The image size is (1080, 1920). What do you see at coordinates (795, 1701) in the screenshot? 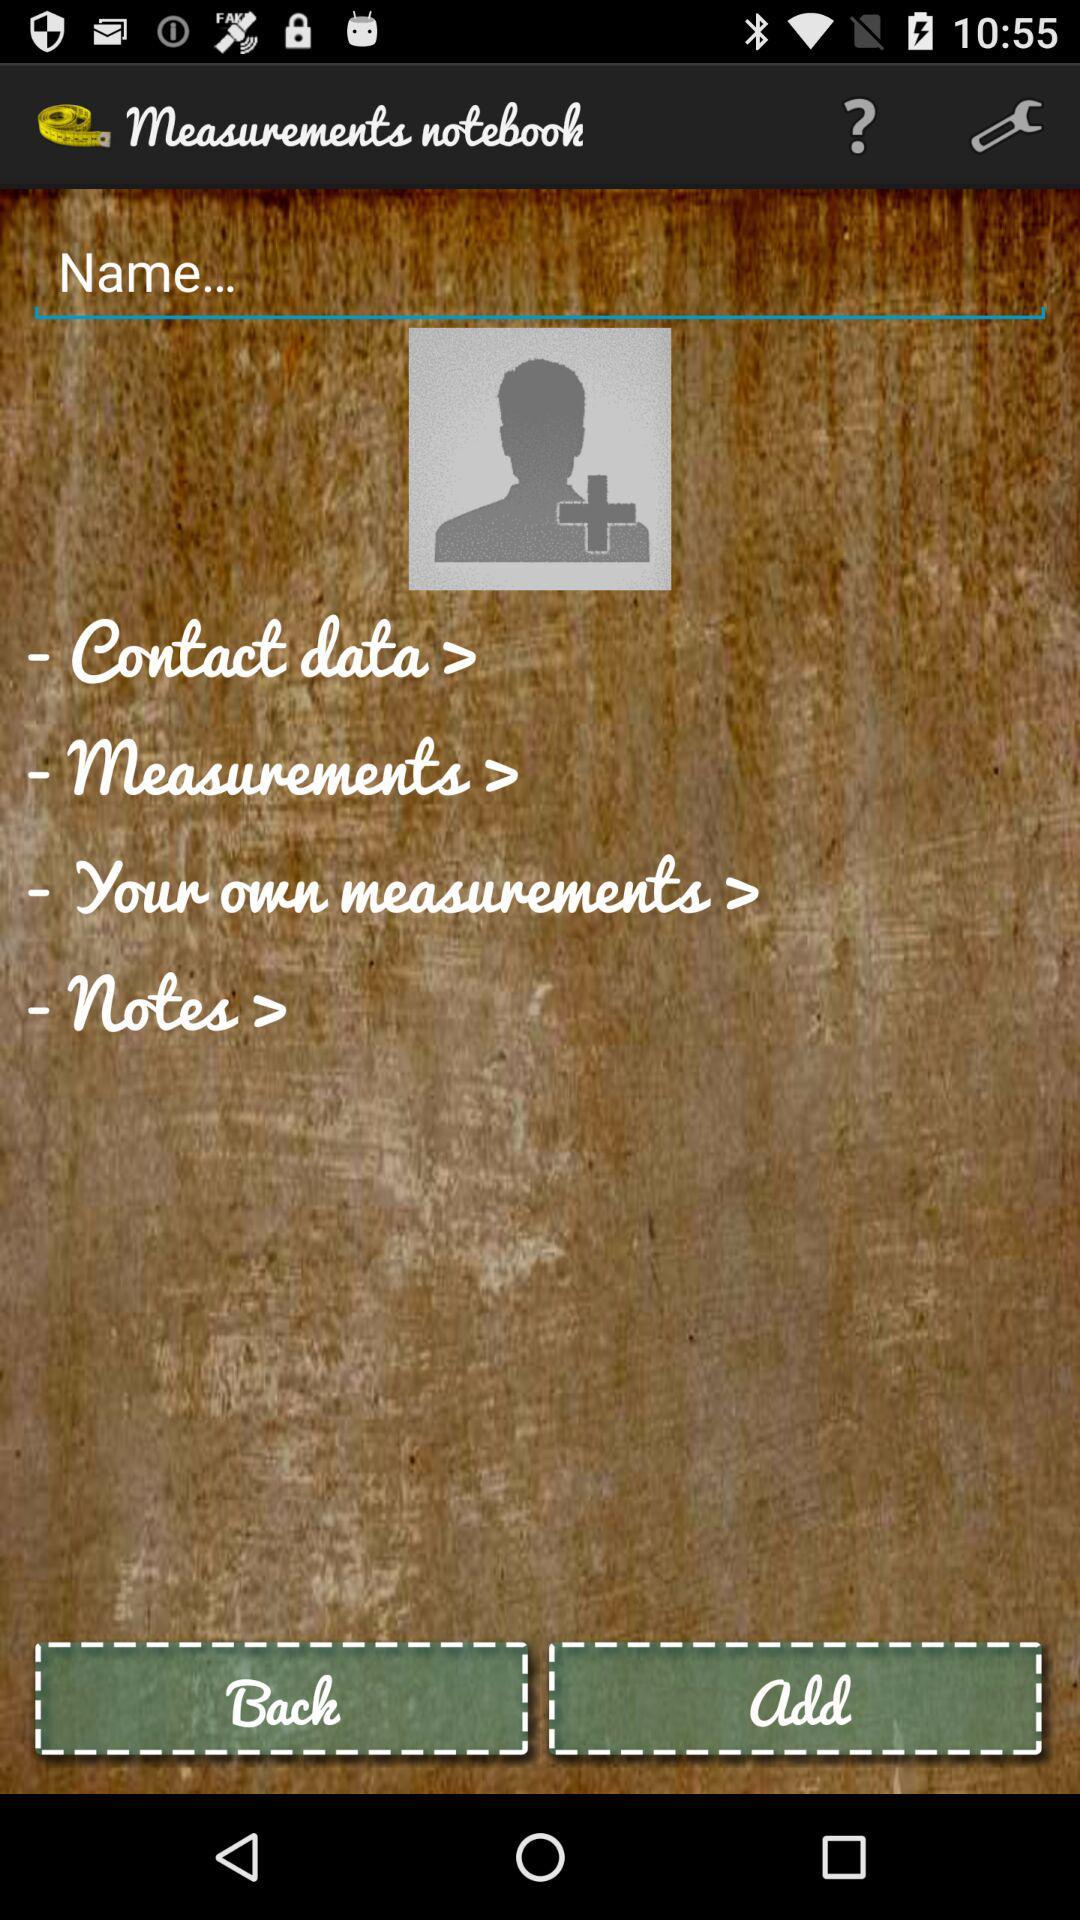
I see `icon to the right of the back button` at bounding box center [795, 1701].